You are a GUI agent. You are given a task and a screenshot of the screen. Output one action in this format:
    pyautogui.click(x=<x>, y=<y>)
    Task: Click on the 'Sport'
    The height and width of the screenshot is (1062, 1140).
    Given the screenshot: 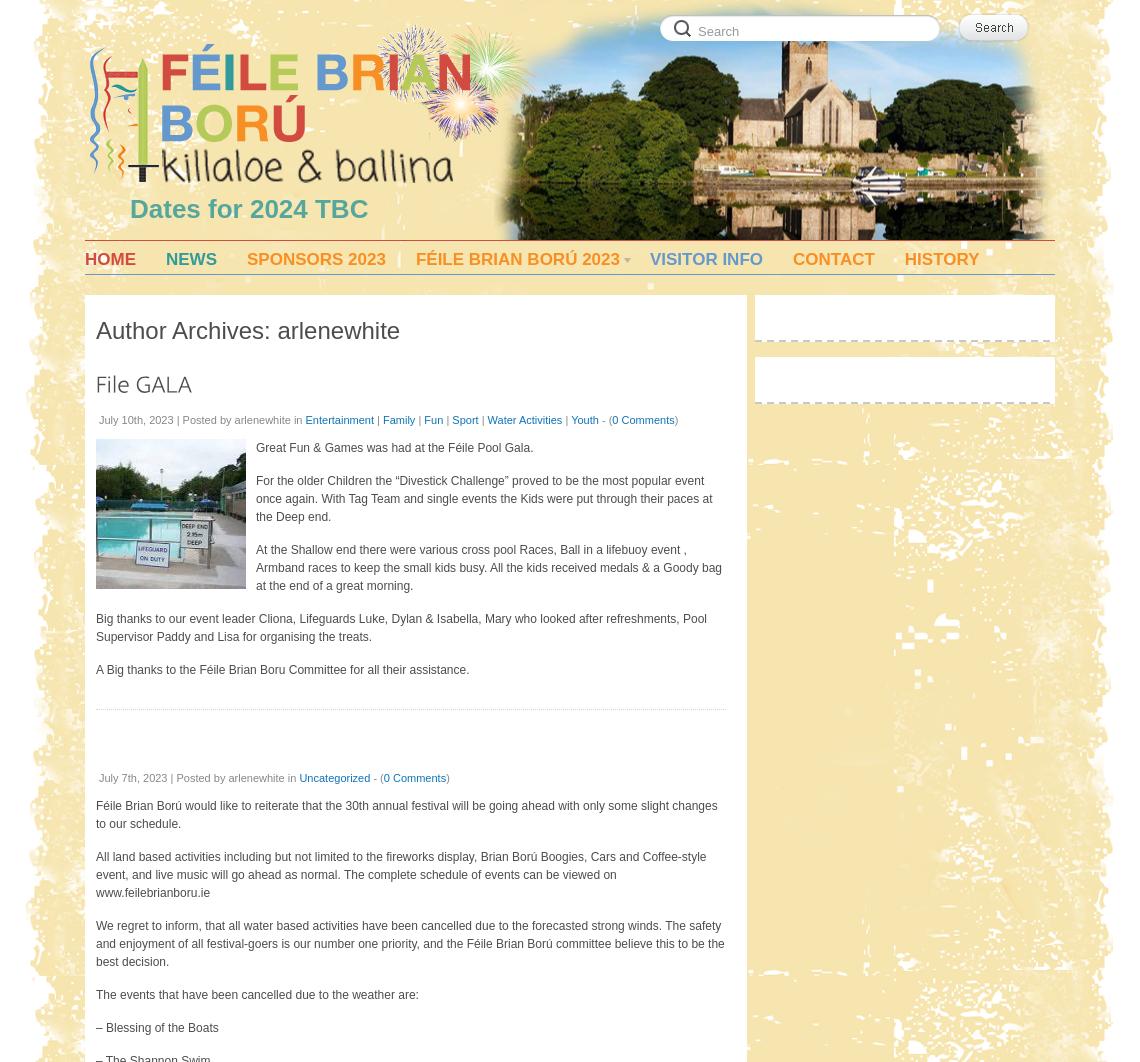 What is the action you would take?
    pyautogui.click(x=465, y=419)
    